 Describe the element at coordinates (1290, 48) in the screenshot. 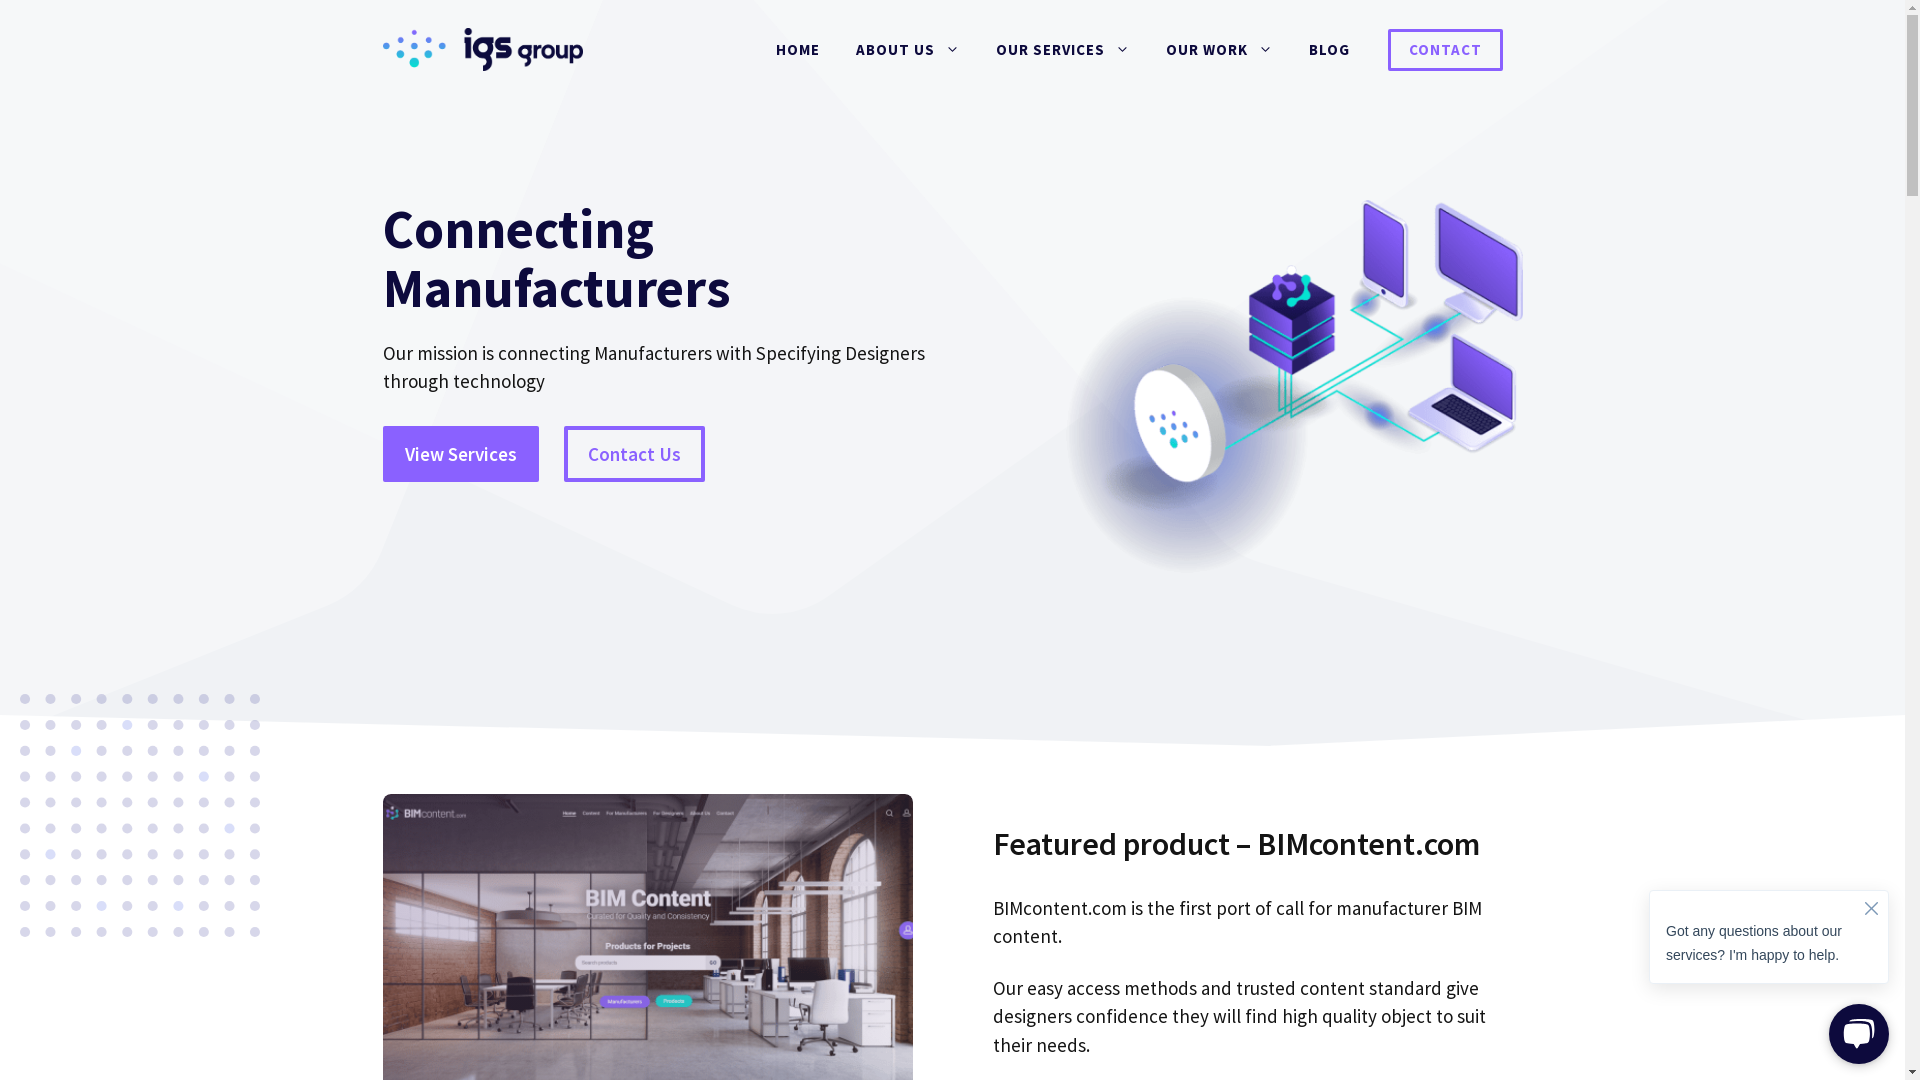

I see `'BLOG'` at that location.